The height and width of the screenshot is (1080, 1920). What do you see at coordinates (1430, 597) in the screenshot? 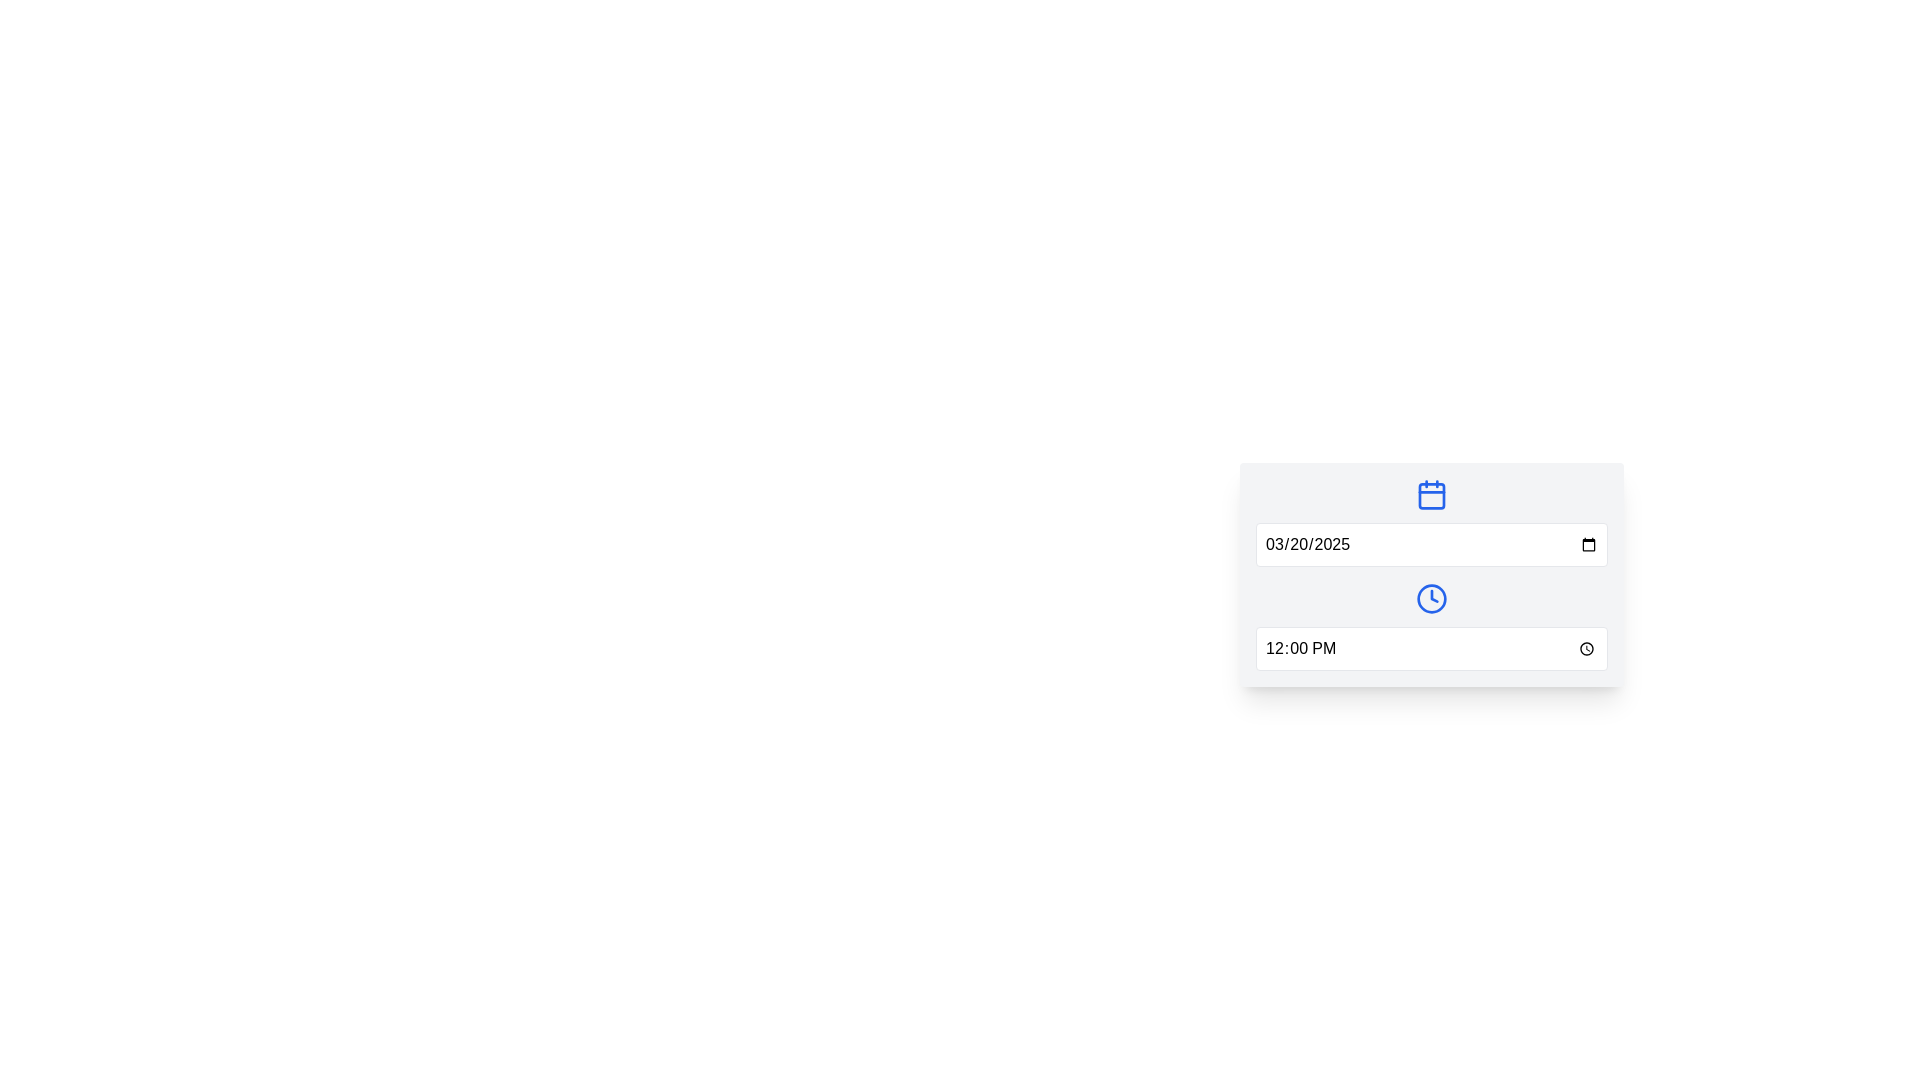
I see `the decorative vector graphic representing the center point of the clock icon within the floating dialog box` at bounding box center [1430, 597].